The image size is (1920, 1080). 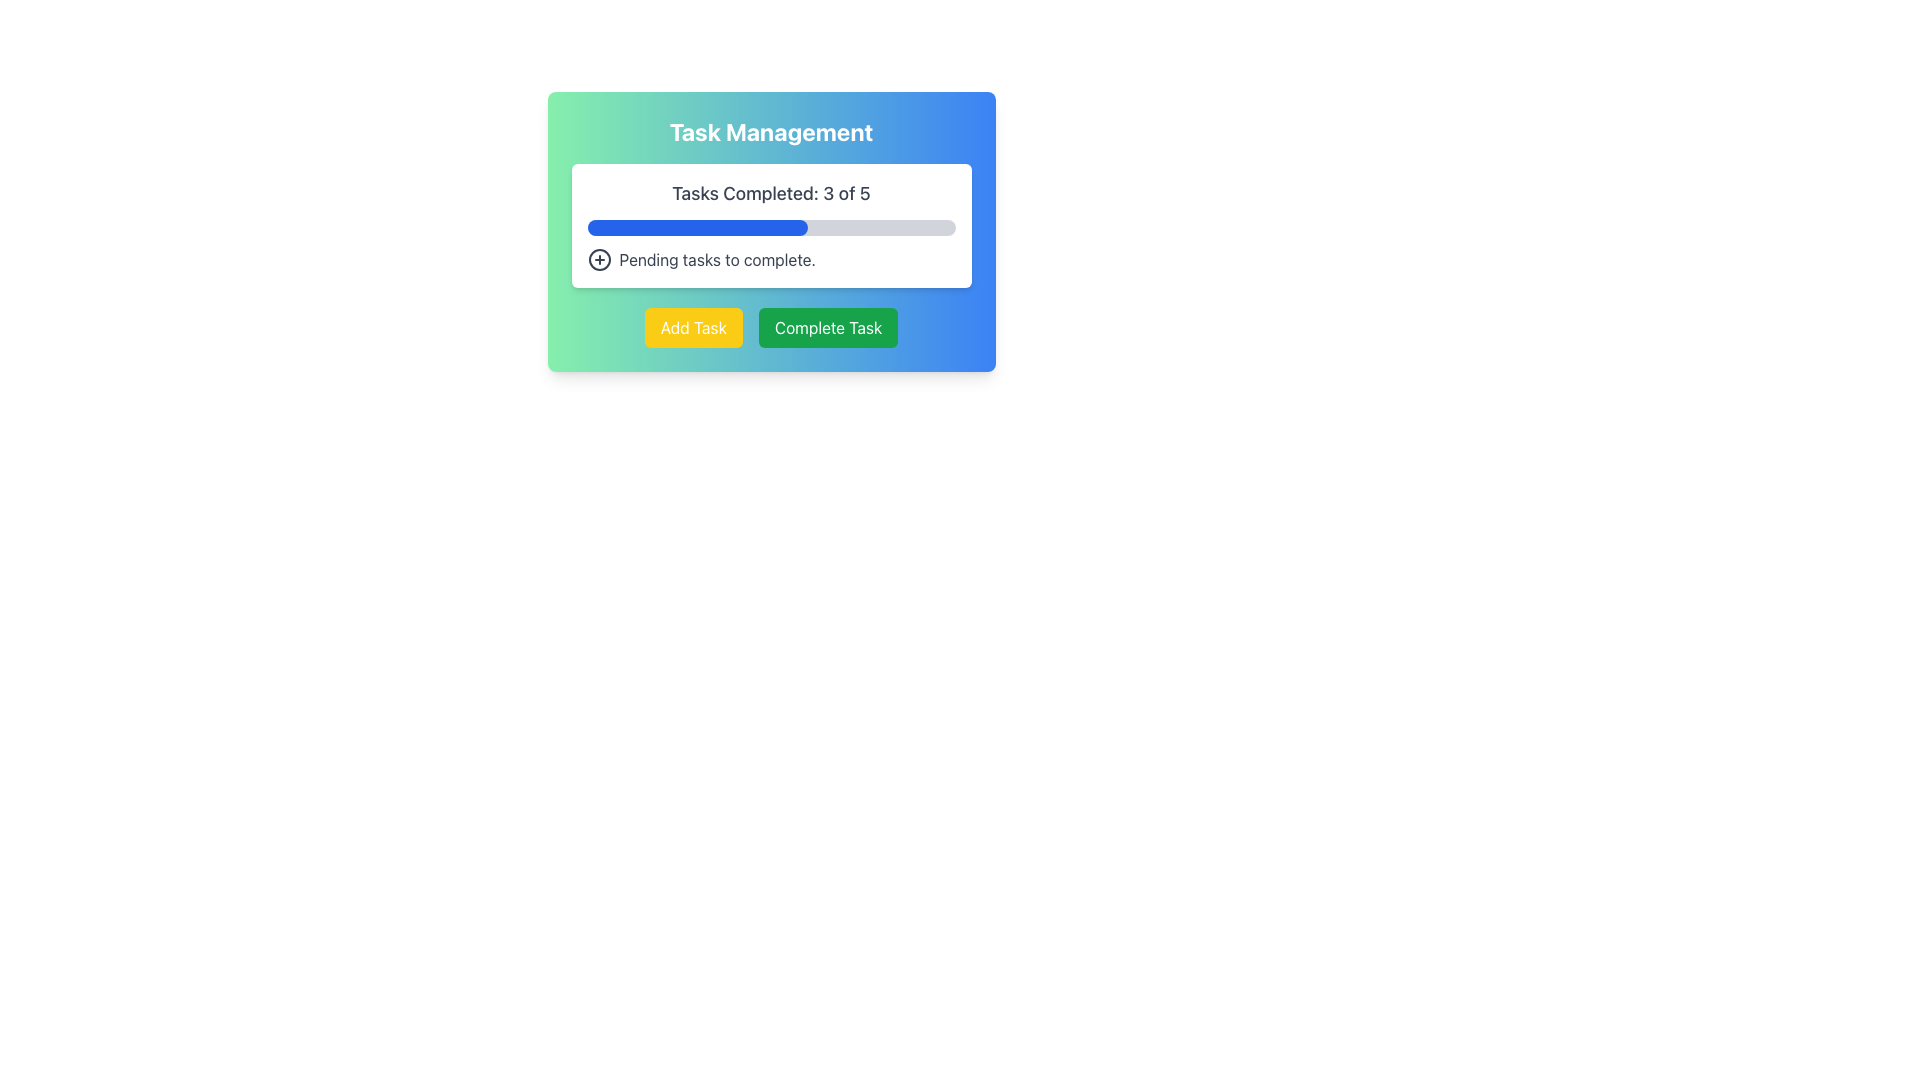 I want to click on the task management icon located at the start of the row containing the text 'Pending tasks to complete', so click(x=598, y=258).